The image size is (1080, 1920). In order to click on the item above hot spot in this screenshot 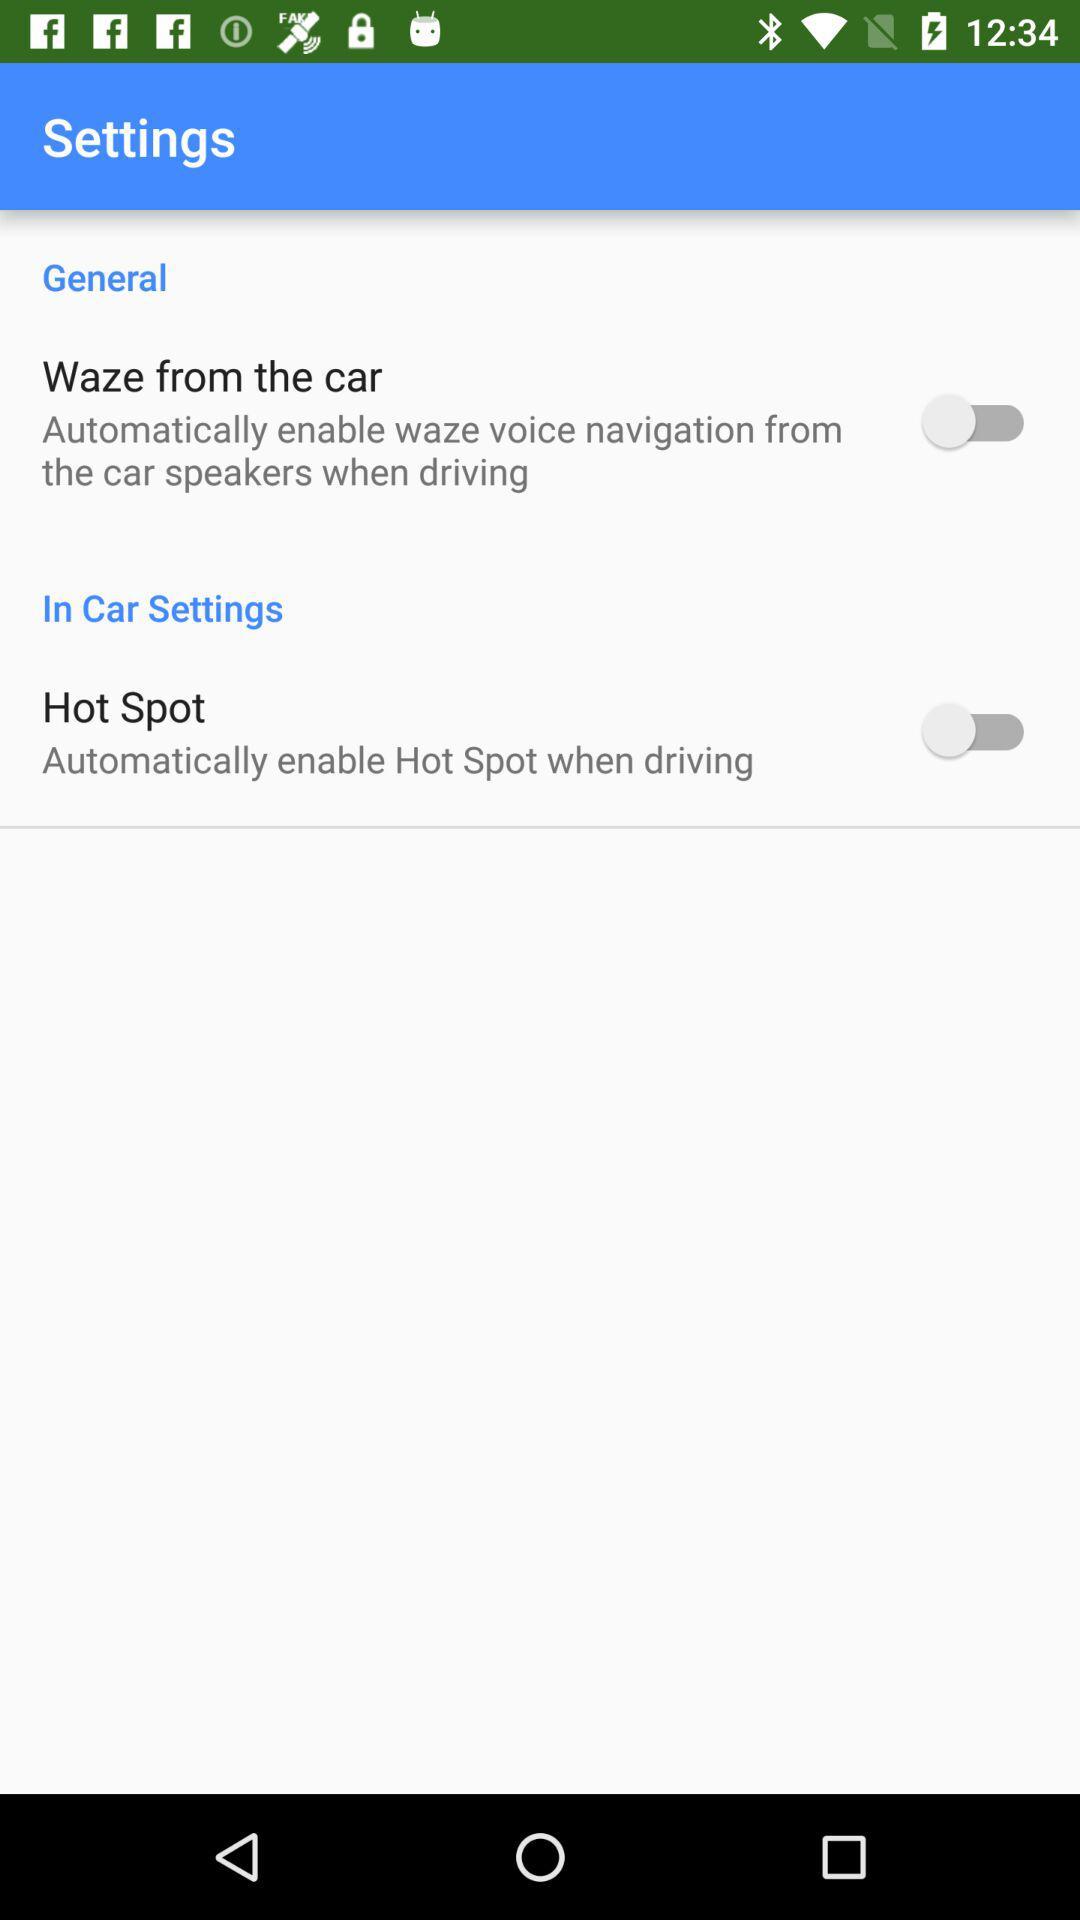, I will do `click(540, 585)`.